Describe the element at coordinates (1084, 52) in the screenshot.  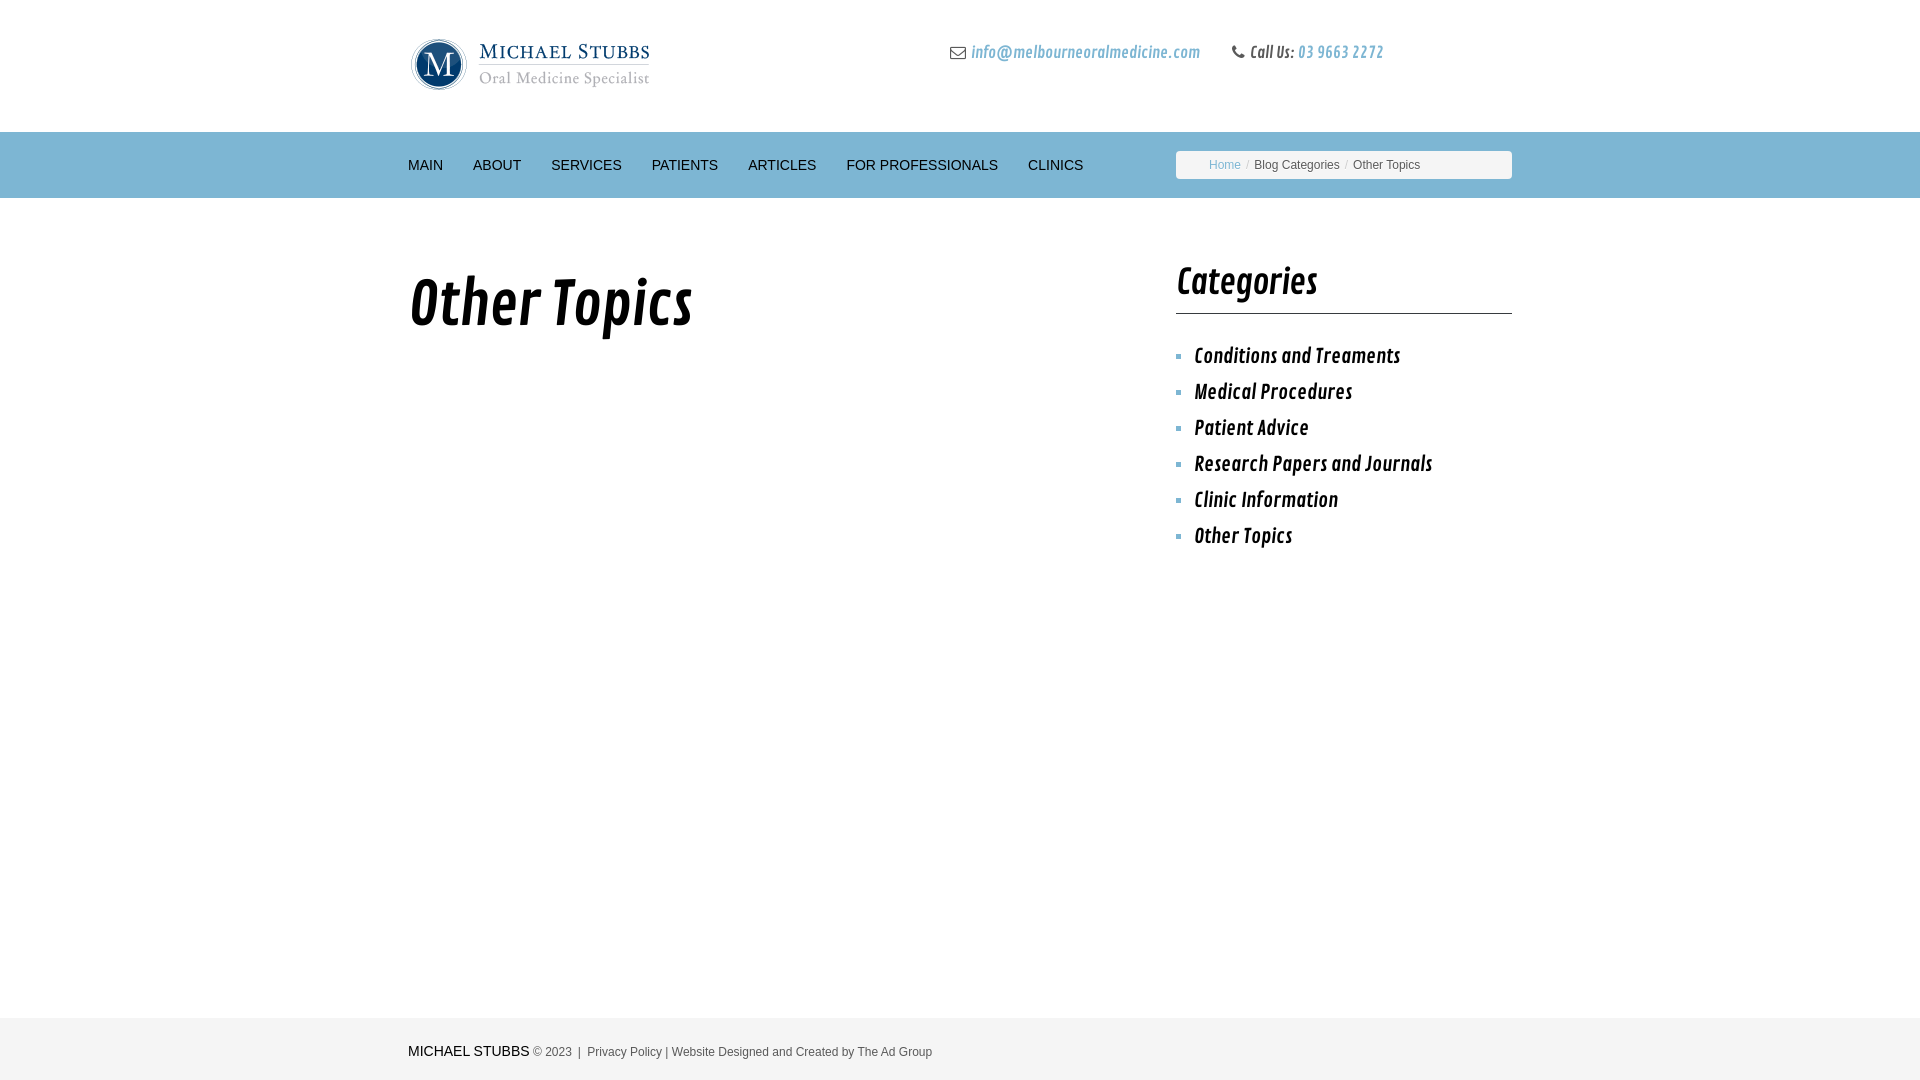
I see `'info@melbourneoralmedicine.com'` at that location.